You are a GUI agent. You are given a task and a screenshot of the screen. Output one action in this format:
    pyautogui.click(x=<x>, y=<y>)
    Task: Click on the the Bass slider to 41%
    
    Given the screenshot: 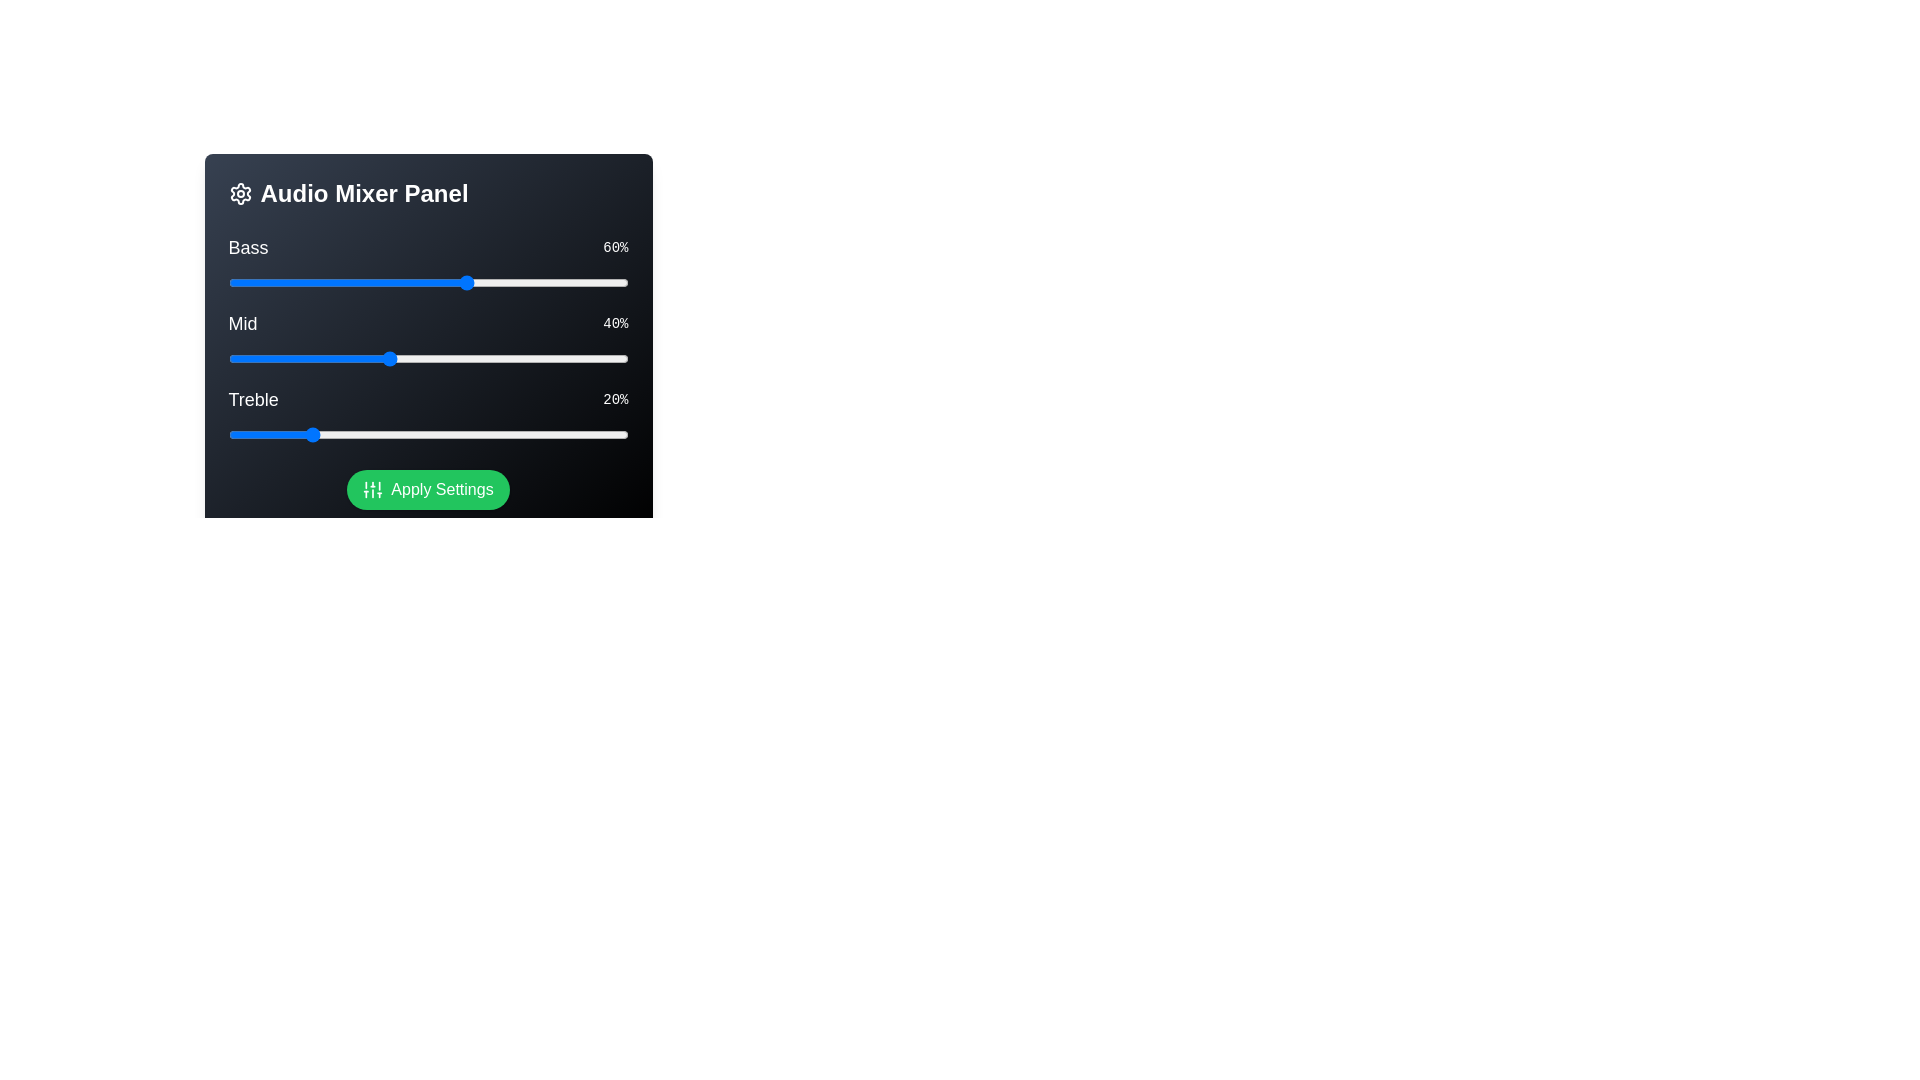 What is the action you would take?
    pyautogui.click(x=392, y=282)
    